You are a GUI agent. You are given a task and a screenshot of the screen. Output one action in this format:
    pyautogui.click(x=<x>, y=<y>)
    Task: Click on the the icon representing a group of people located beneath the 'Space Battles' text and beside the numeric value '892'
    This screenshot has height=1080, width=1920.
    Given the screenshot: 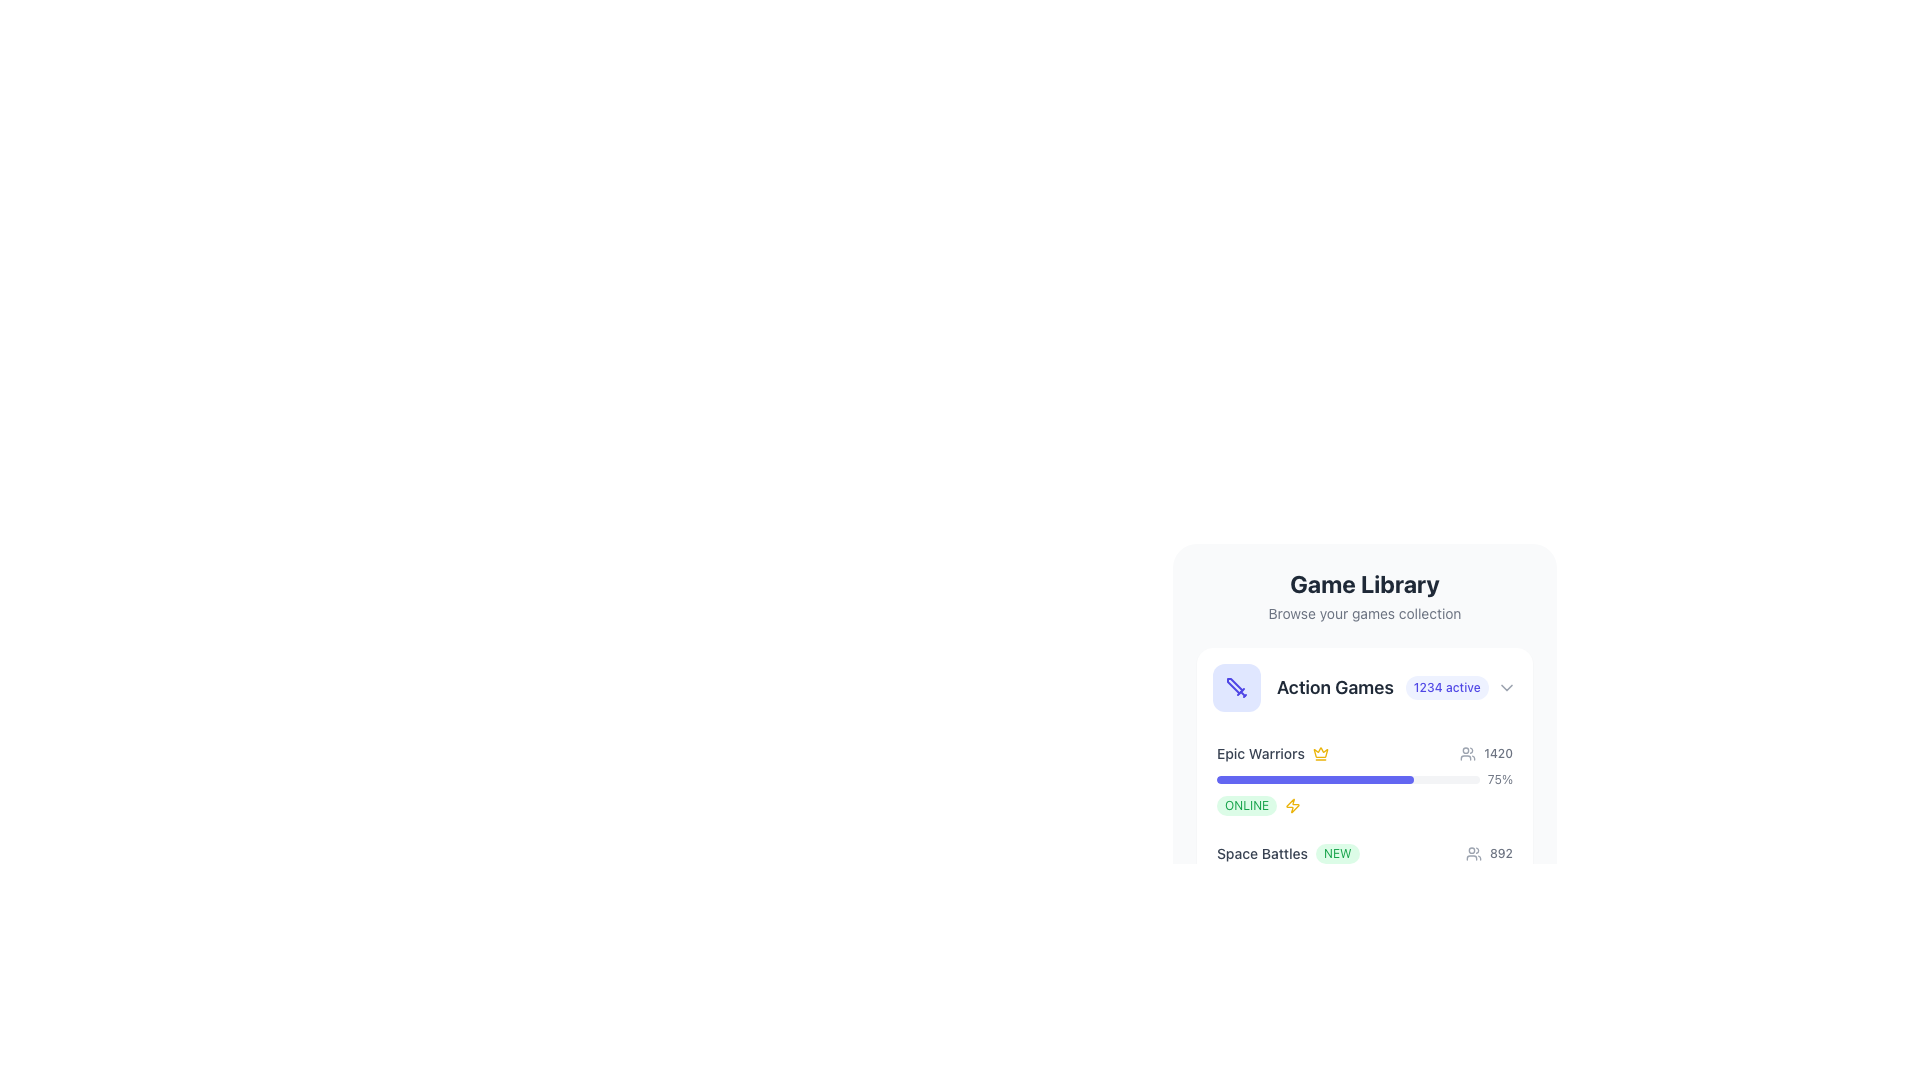 What is the action you would take?
    pyautogui.click(x=1473, y=853)
    